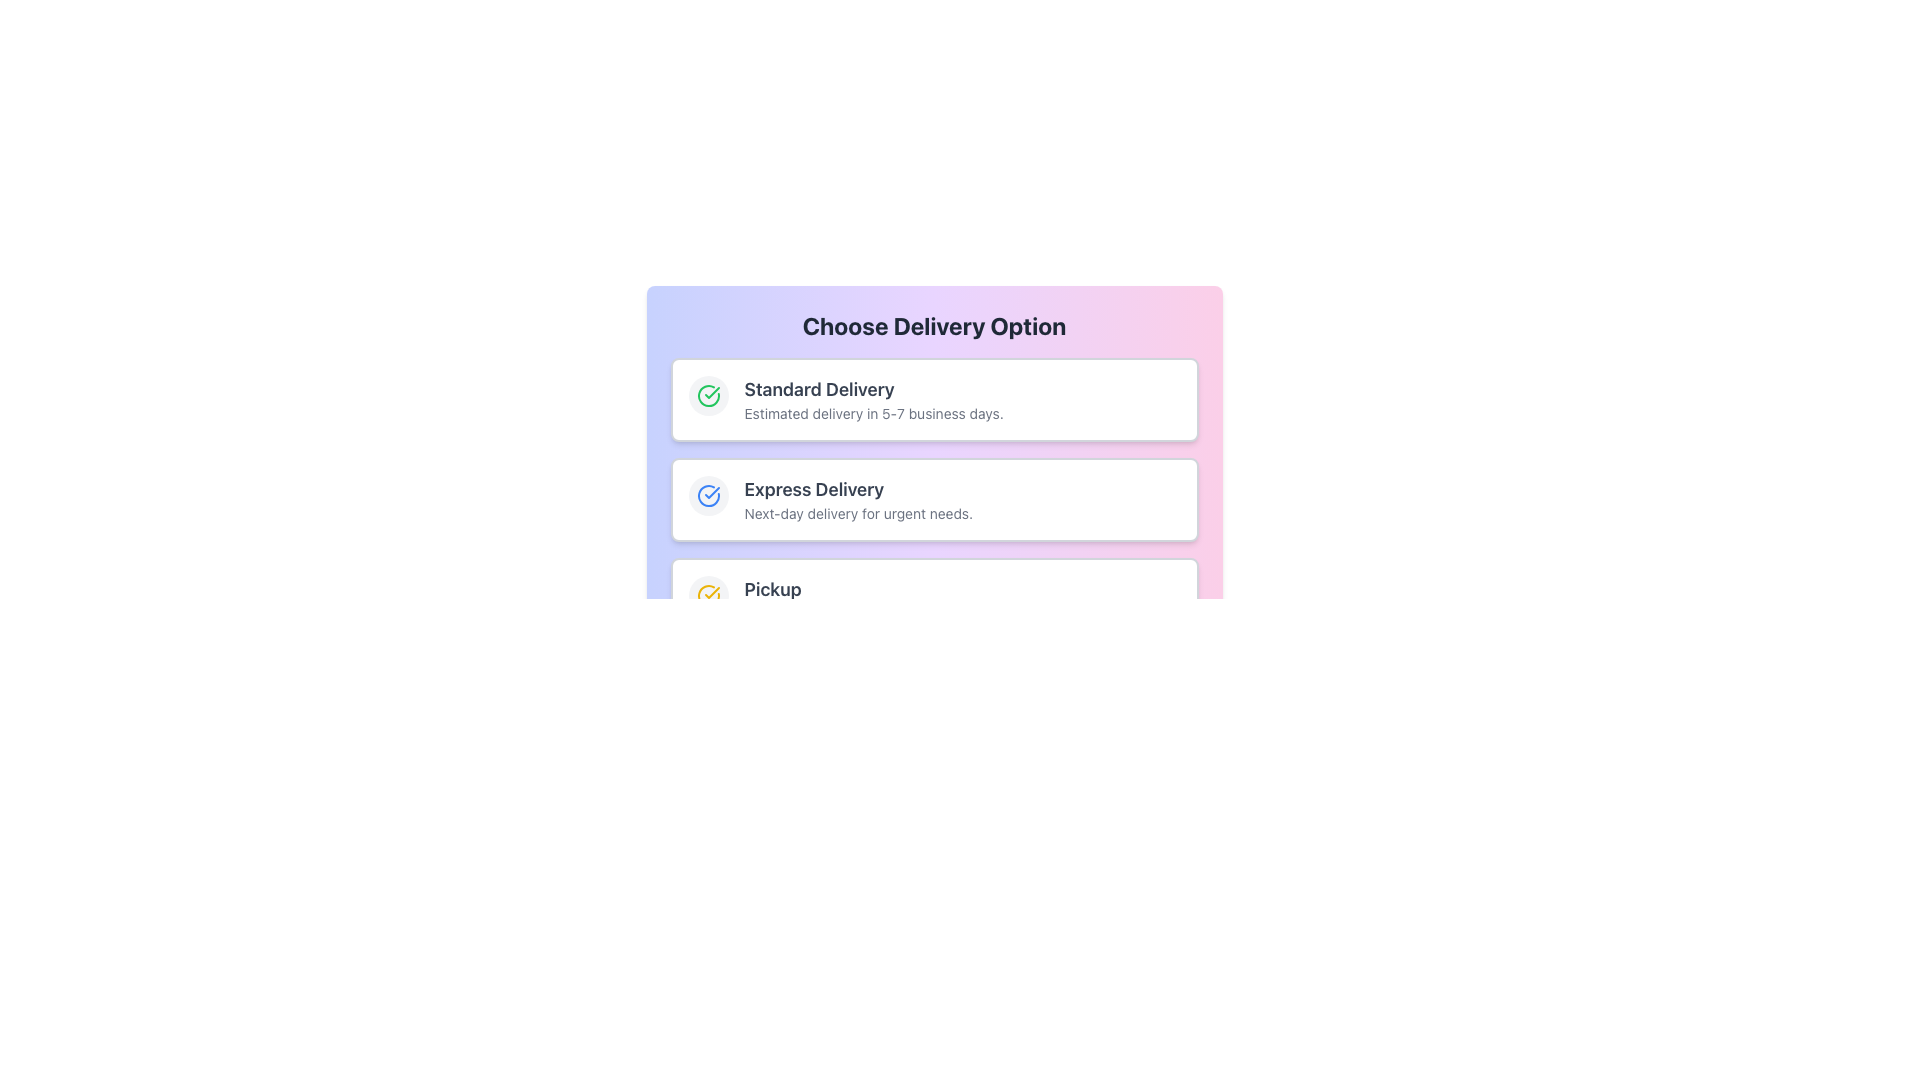  What do you see at coordinates (933, 599) in the screenshot?
I see `the 'Pickup' delivery method button located below 'Standard Delivery' and 'Express Delivery' in the delivery options list` at bounding box center [933, 599].